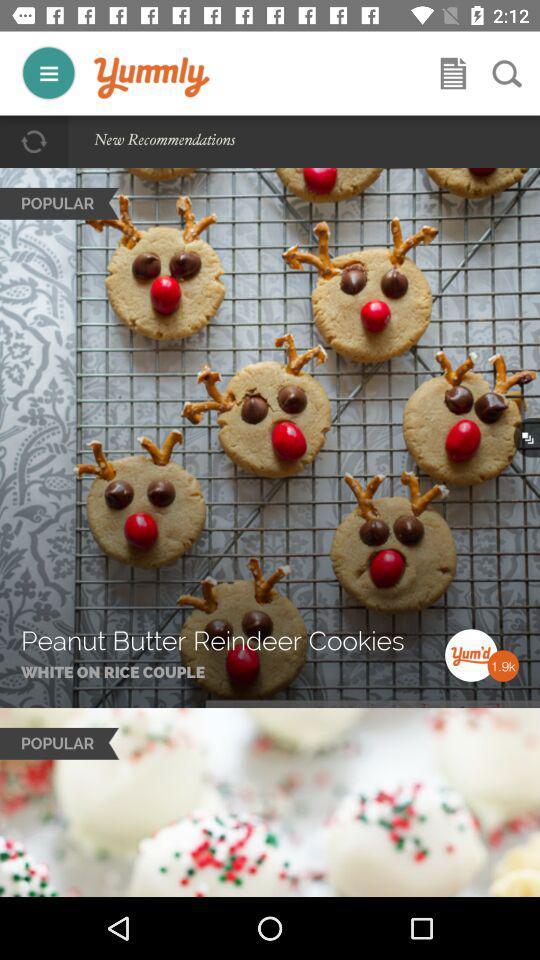  What do you see at coordinates (48, 73) in the screenshot?
I see `more option` at bounding box center [48, 73].